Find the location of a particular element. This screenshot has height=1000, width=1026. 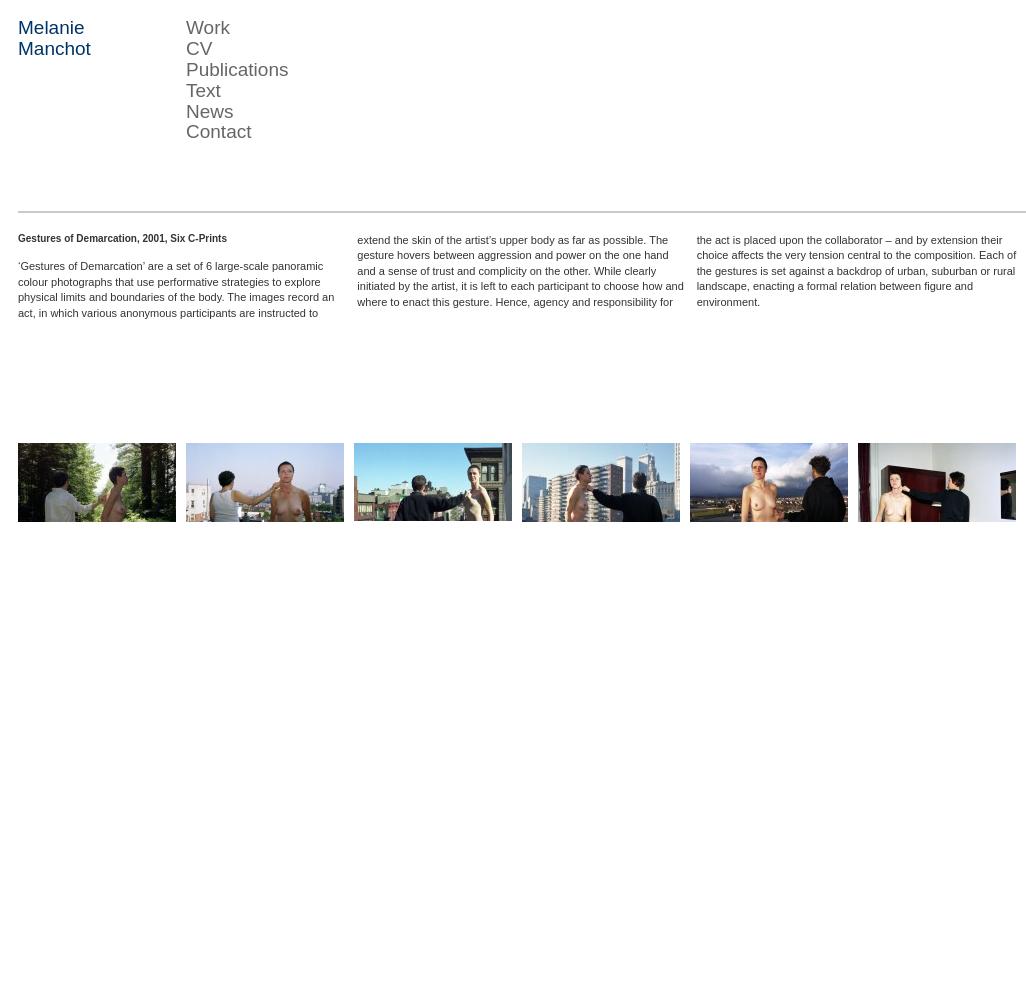

'Text' is located at coordinates (202, 88).